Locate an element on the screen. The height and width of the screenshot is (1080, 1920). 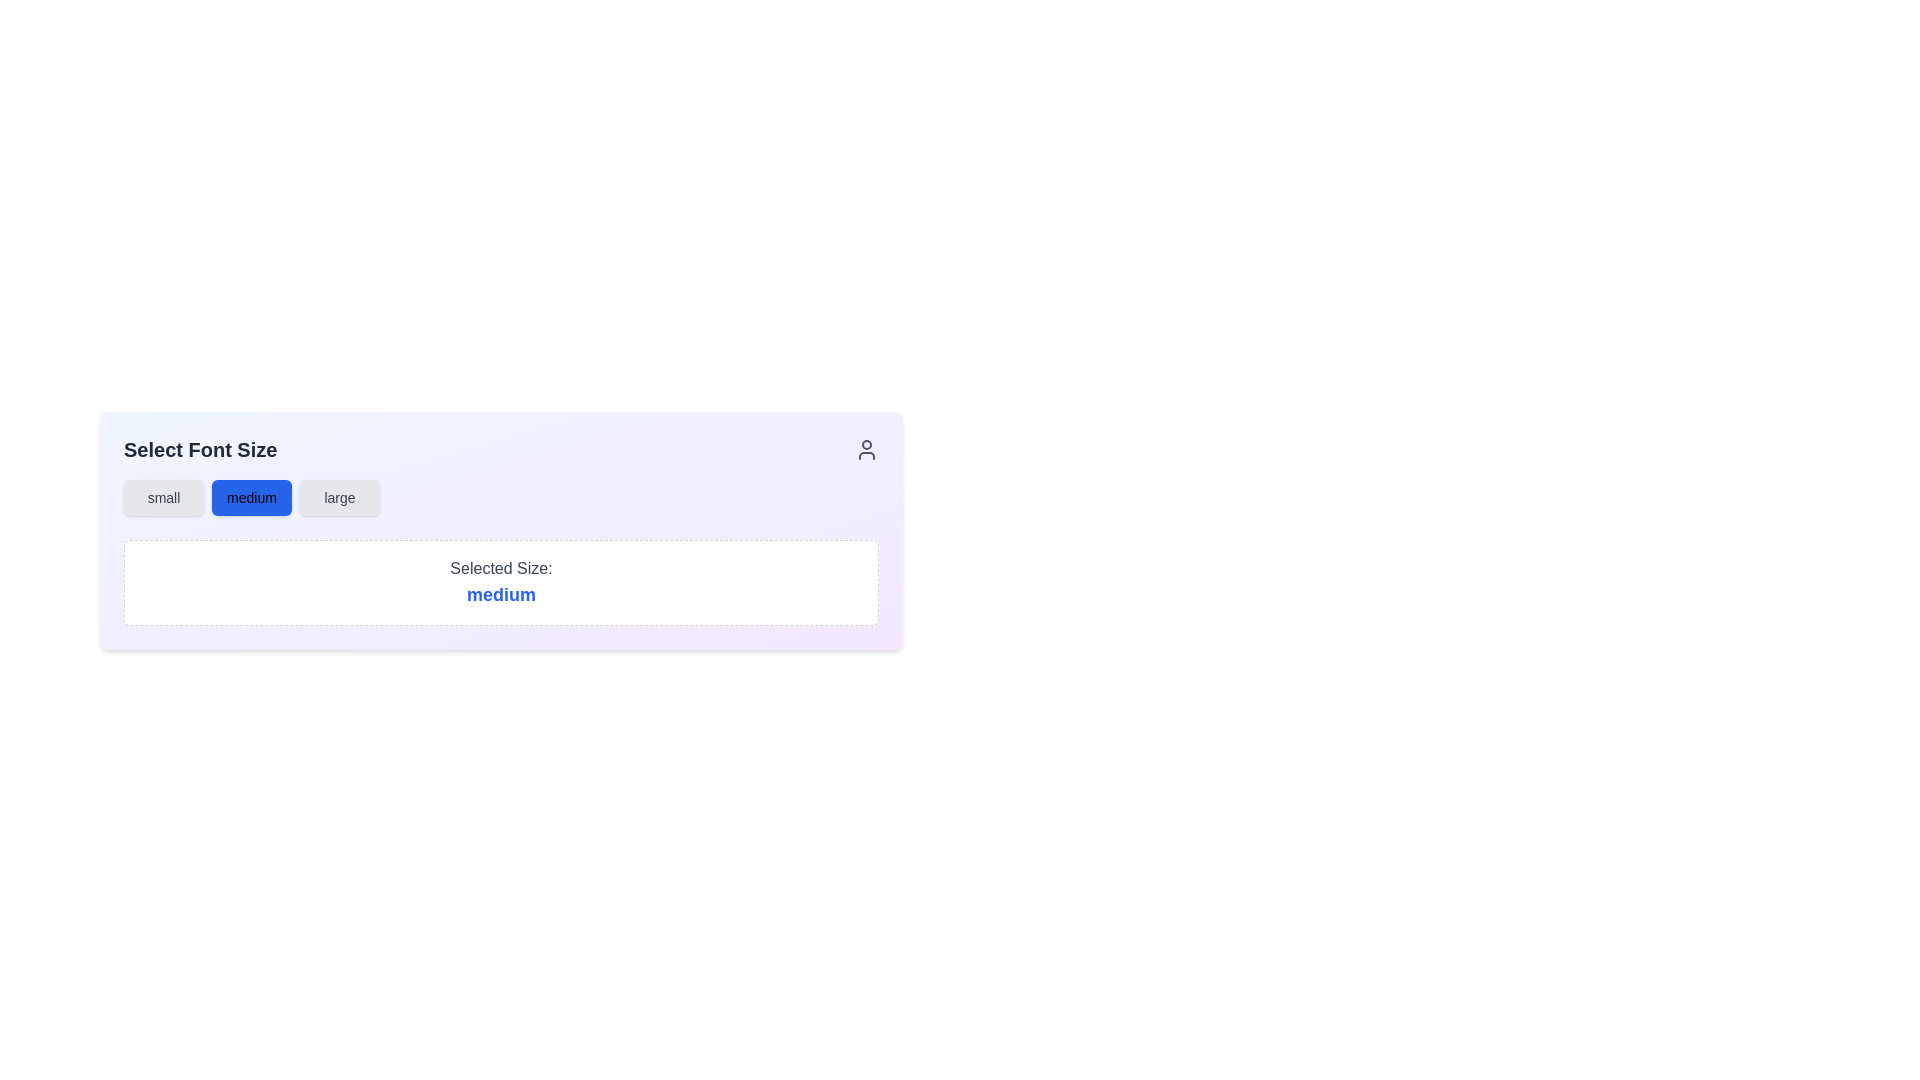
the text label displaying 'Selected Size:' which is a medium gray, sans-serif font, located above the word 'medium' in the size selection feedback section is located at coordinates (501, 569).